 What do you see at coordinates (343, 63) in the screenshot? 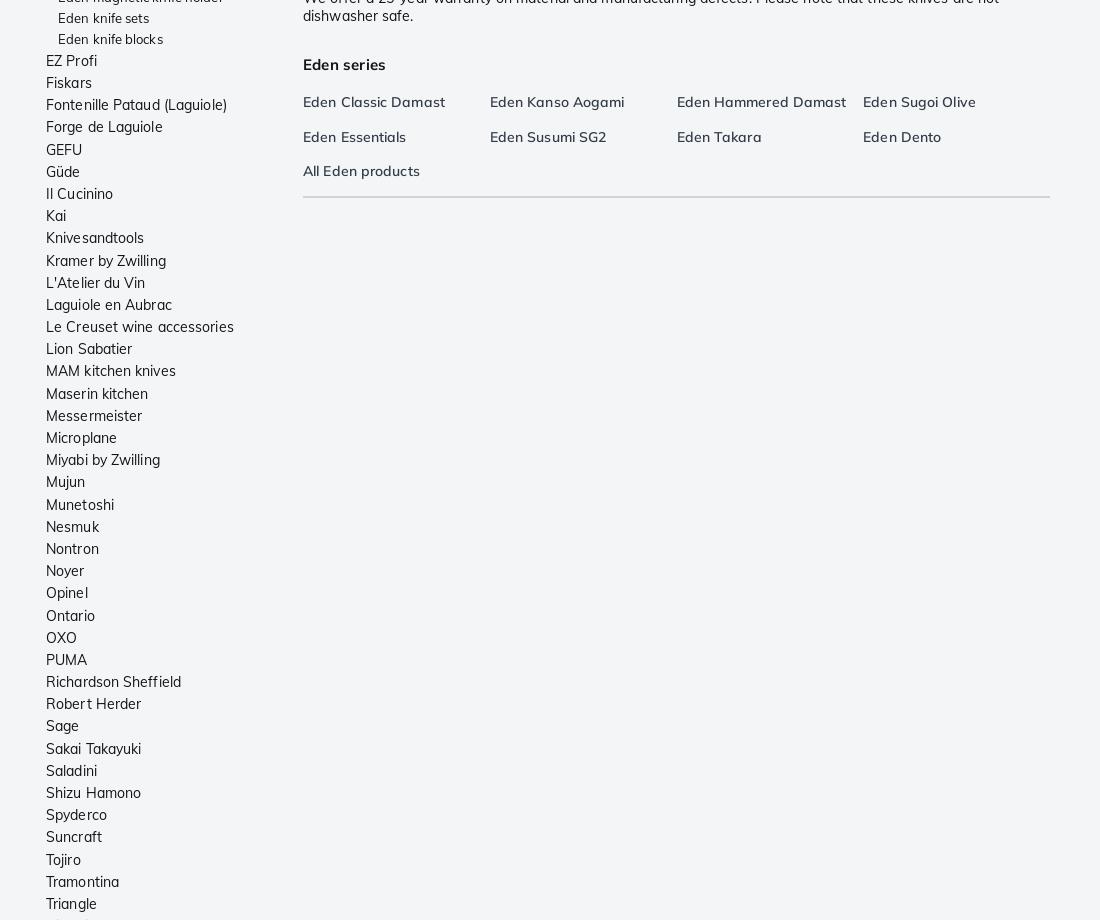
I see `'Eden series'` at bounding box center [343, 63].